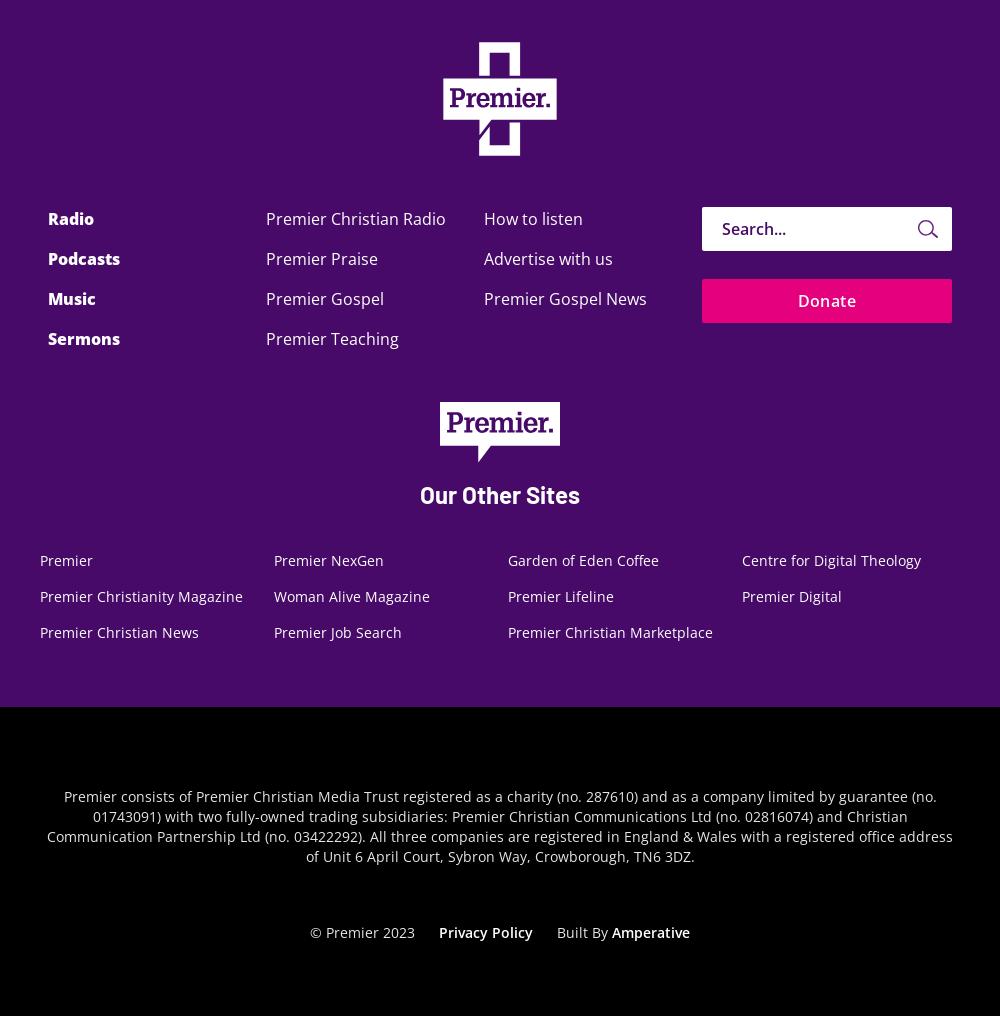  I want to click on 'Premier Job Search', so click(337, 632).